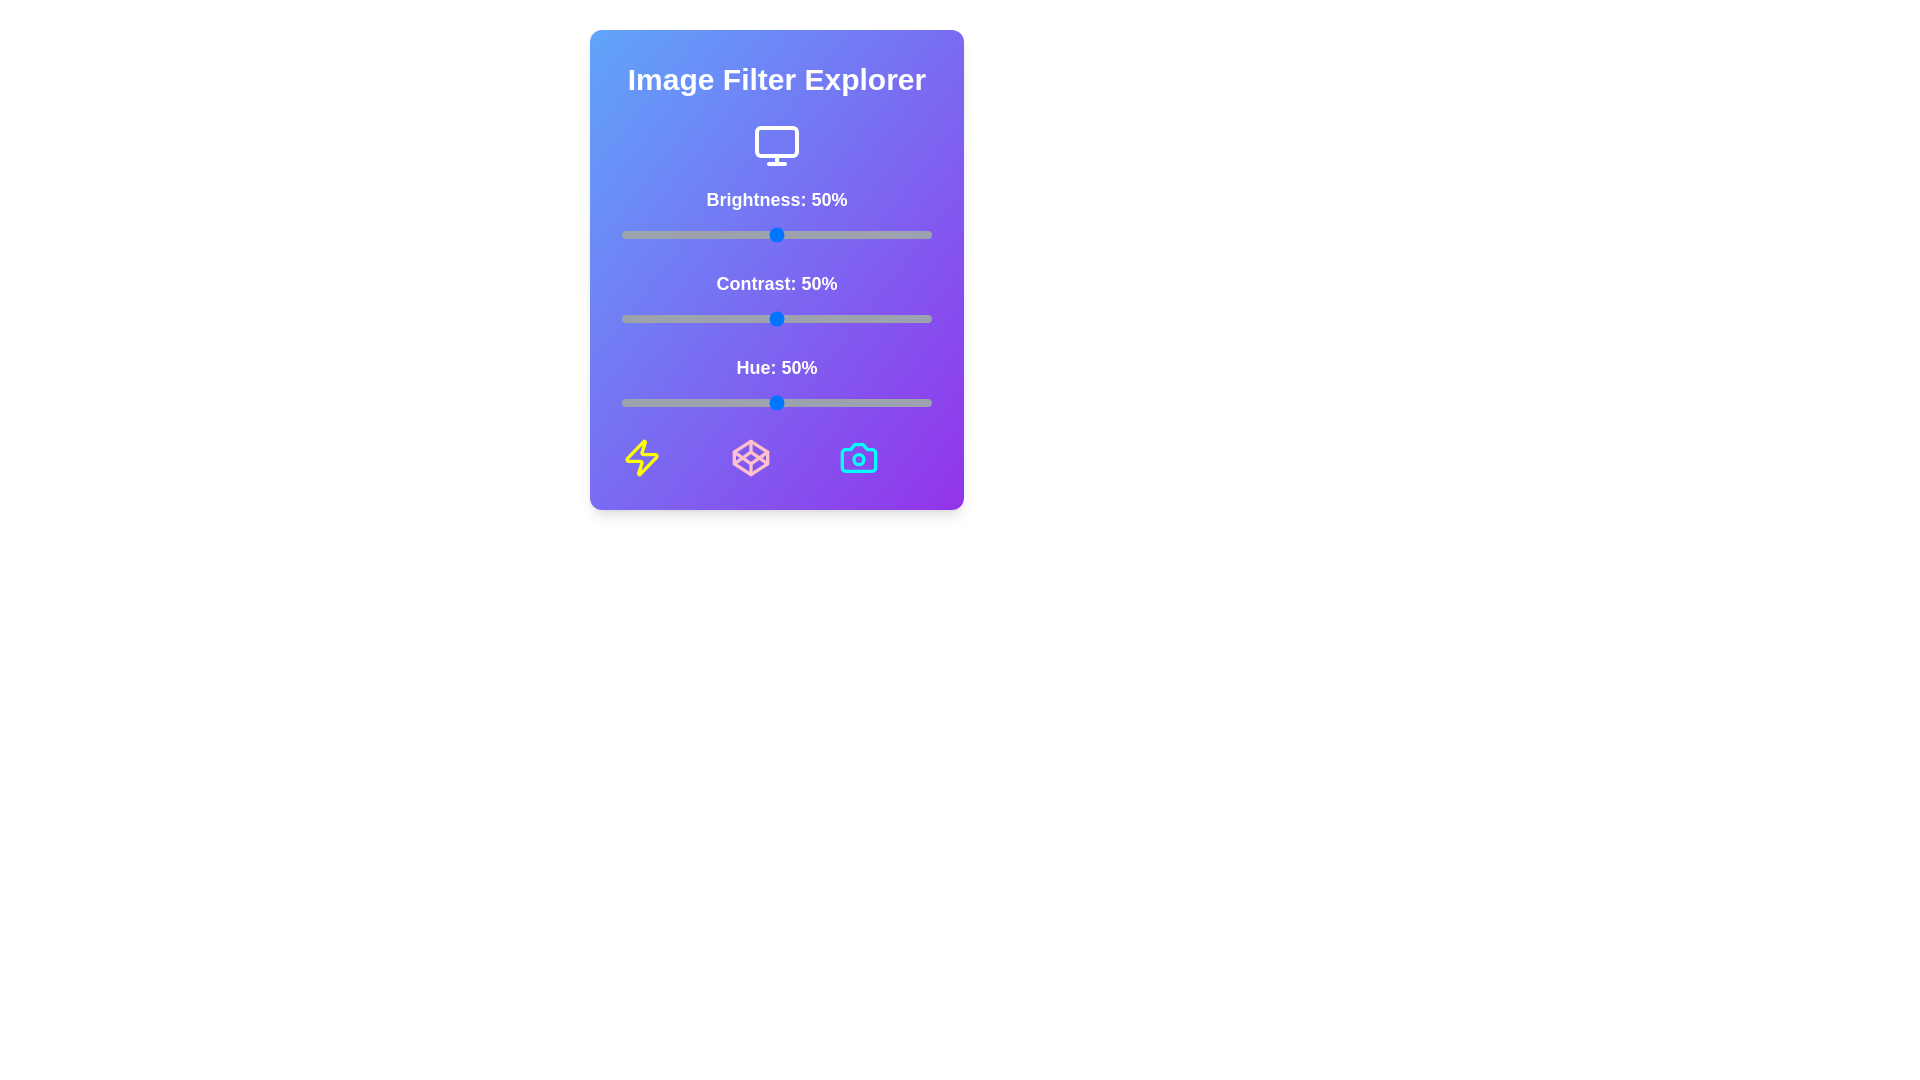  I want to click on the contrast slider to 51%, so click(779, 318).